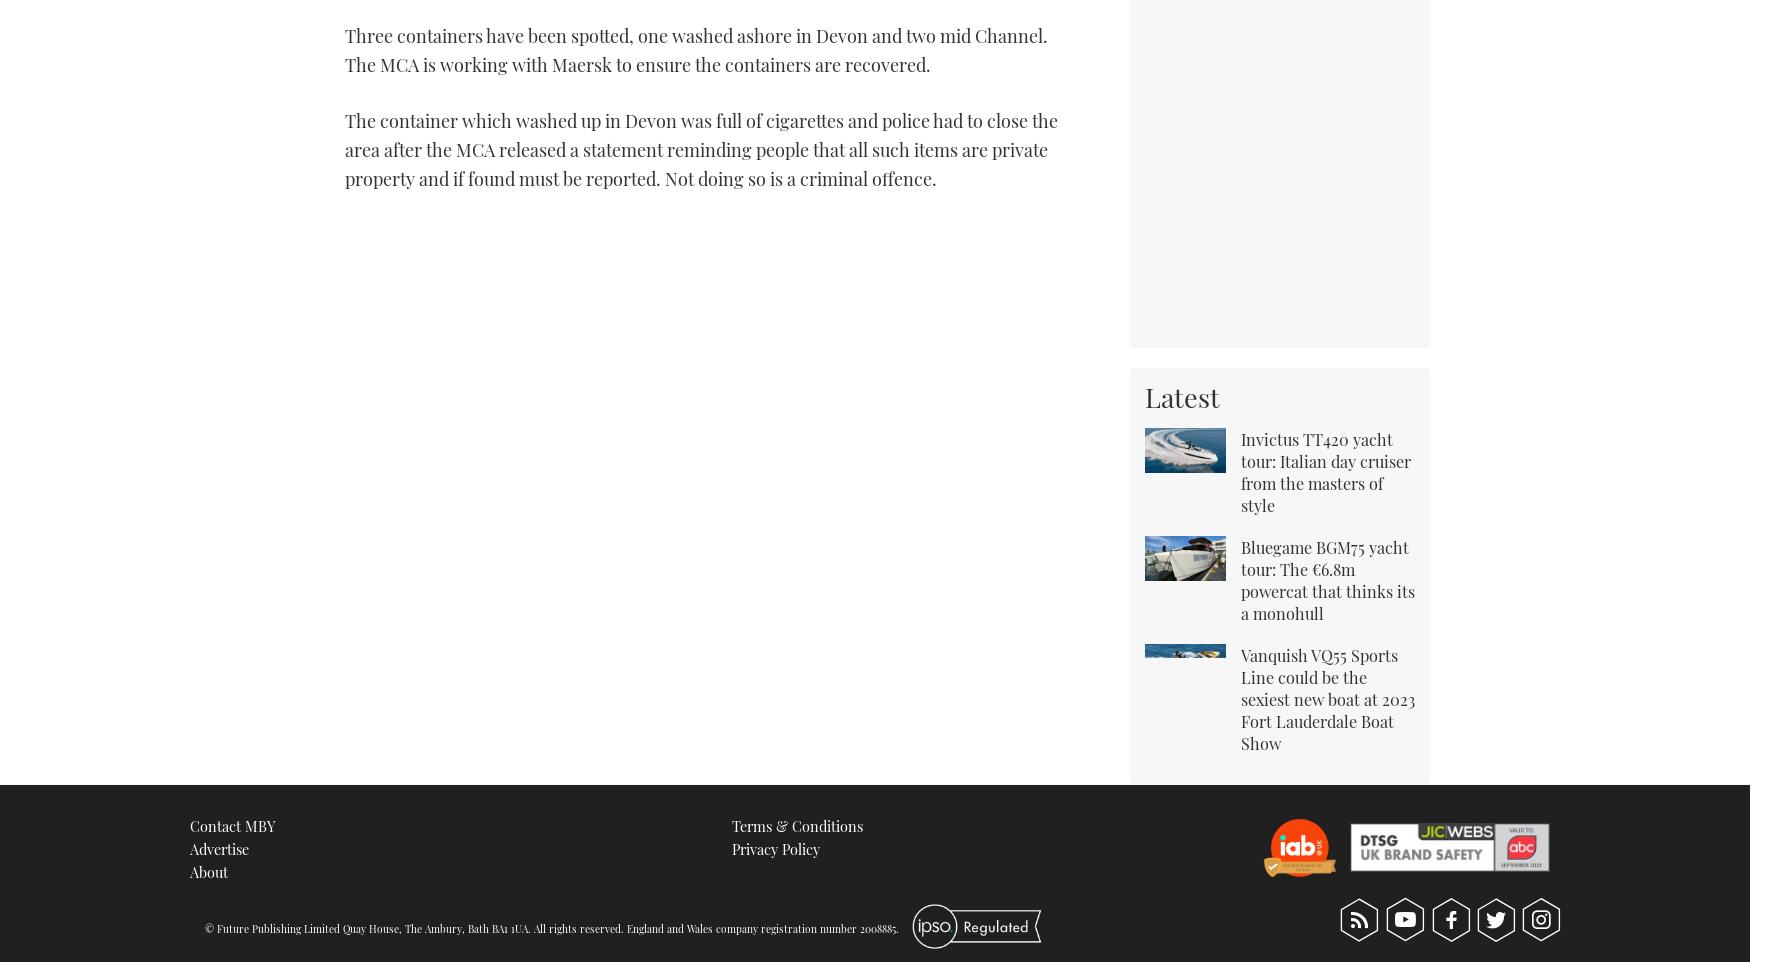  What do you see at coordinates (700, 149) in the screenshot?
I see `'The container which washed up in Devon was full of cigarettes and police had to close the area after the MCA released a statement reminding people that all such items are private property and if found must be reported. Not doing so is a criminal offence.'` at bounding box center [700, 149].